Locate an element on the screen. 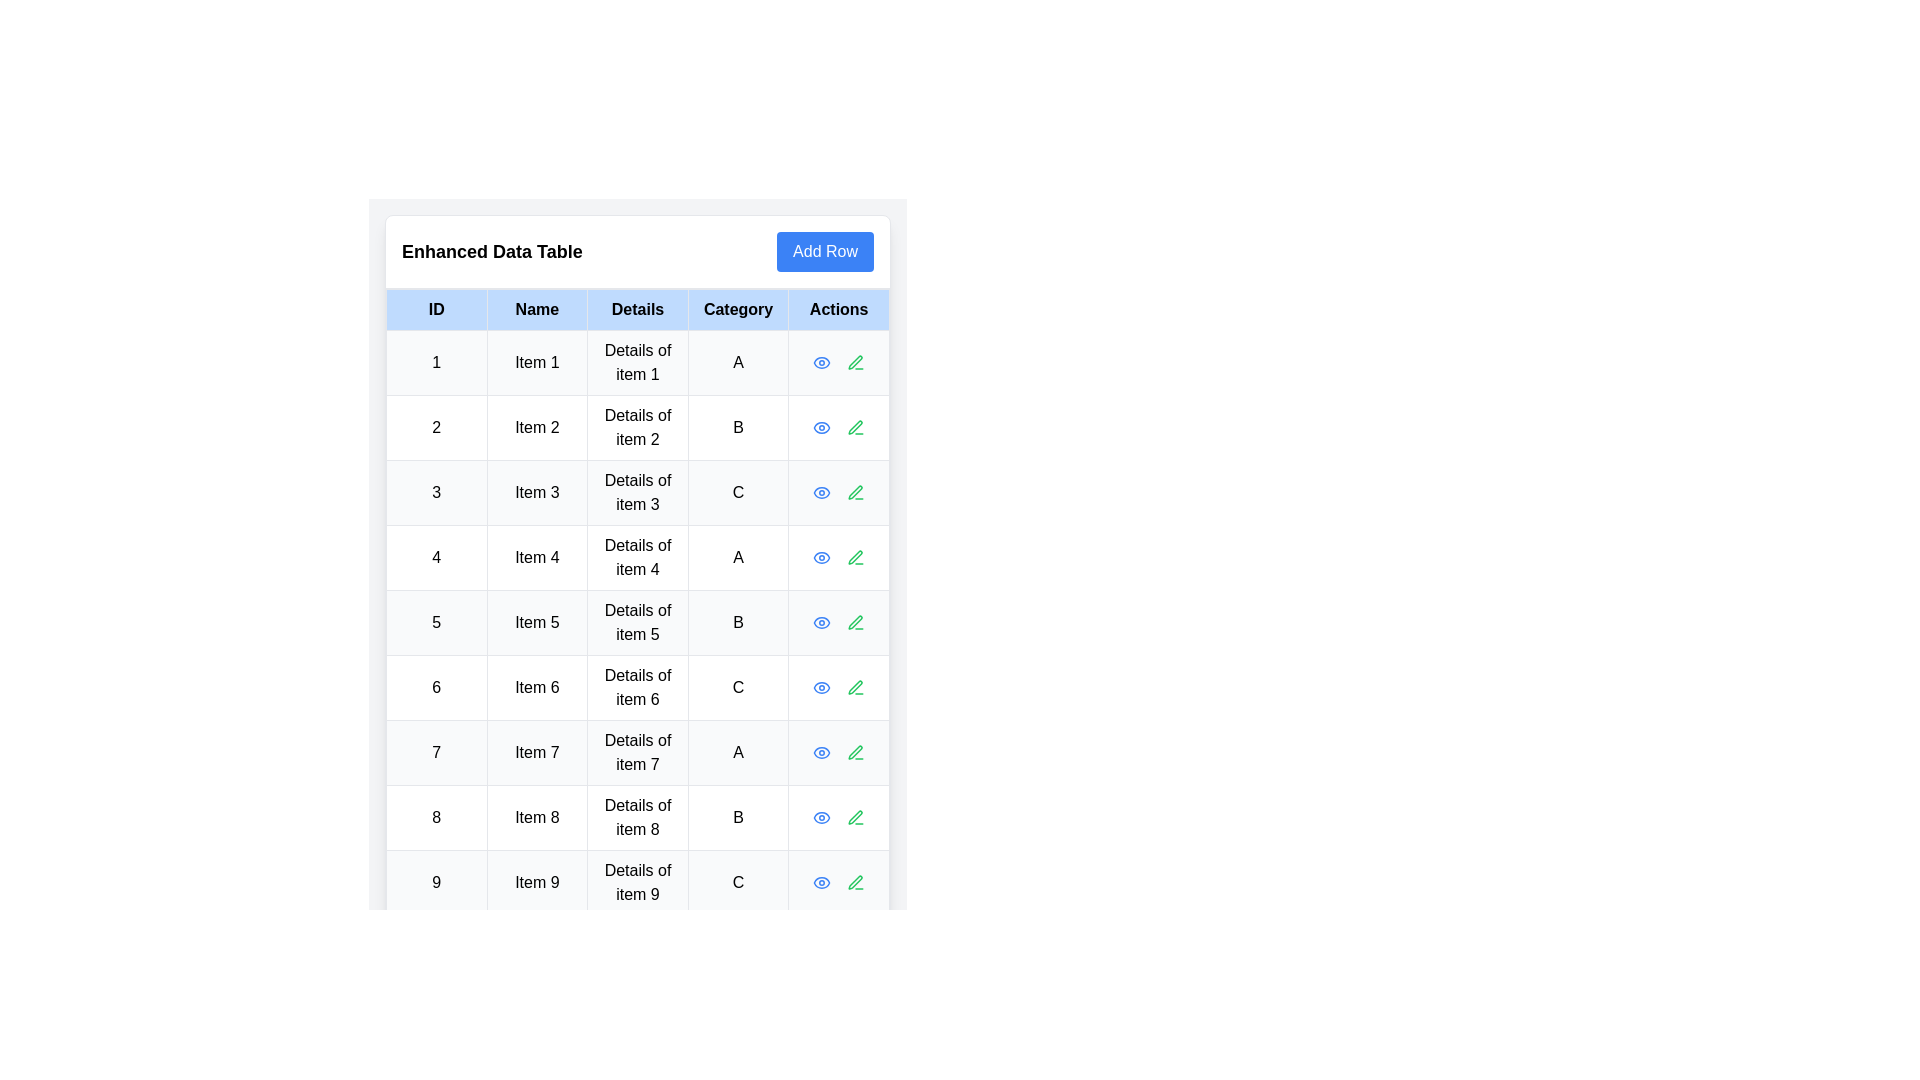 This screenshot has width=1920, height=1080. the blue eye icon button in the actions column of the second row of the data table is located at coordinates (822, 427).